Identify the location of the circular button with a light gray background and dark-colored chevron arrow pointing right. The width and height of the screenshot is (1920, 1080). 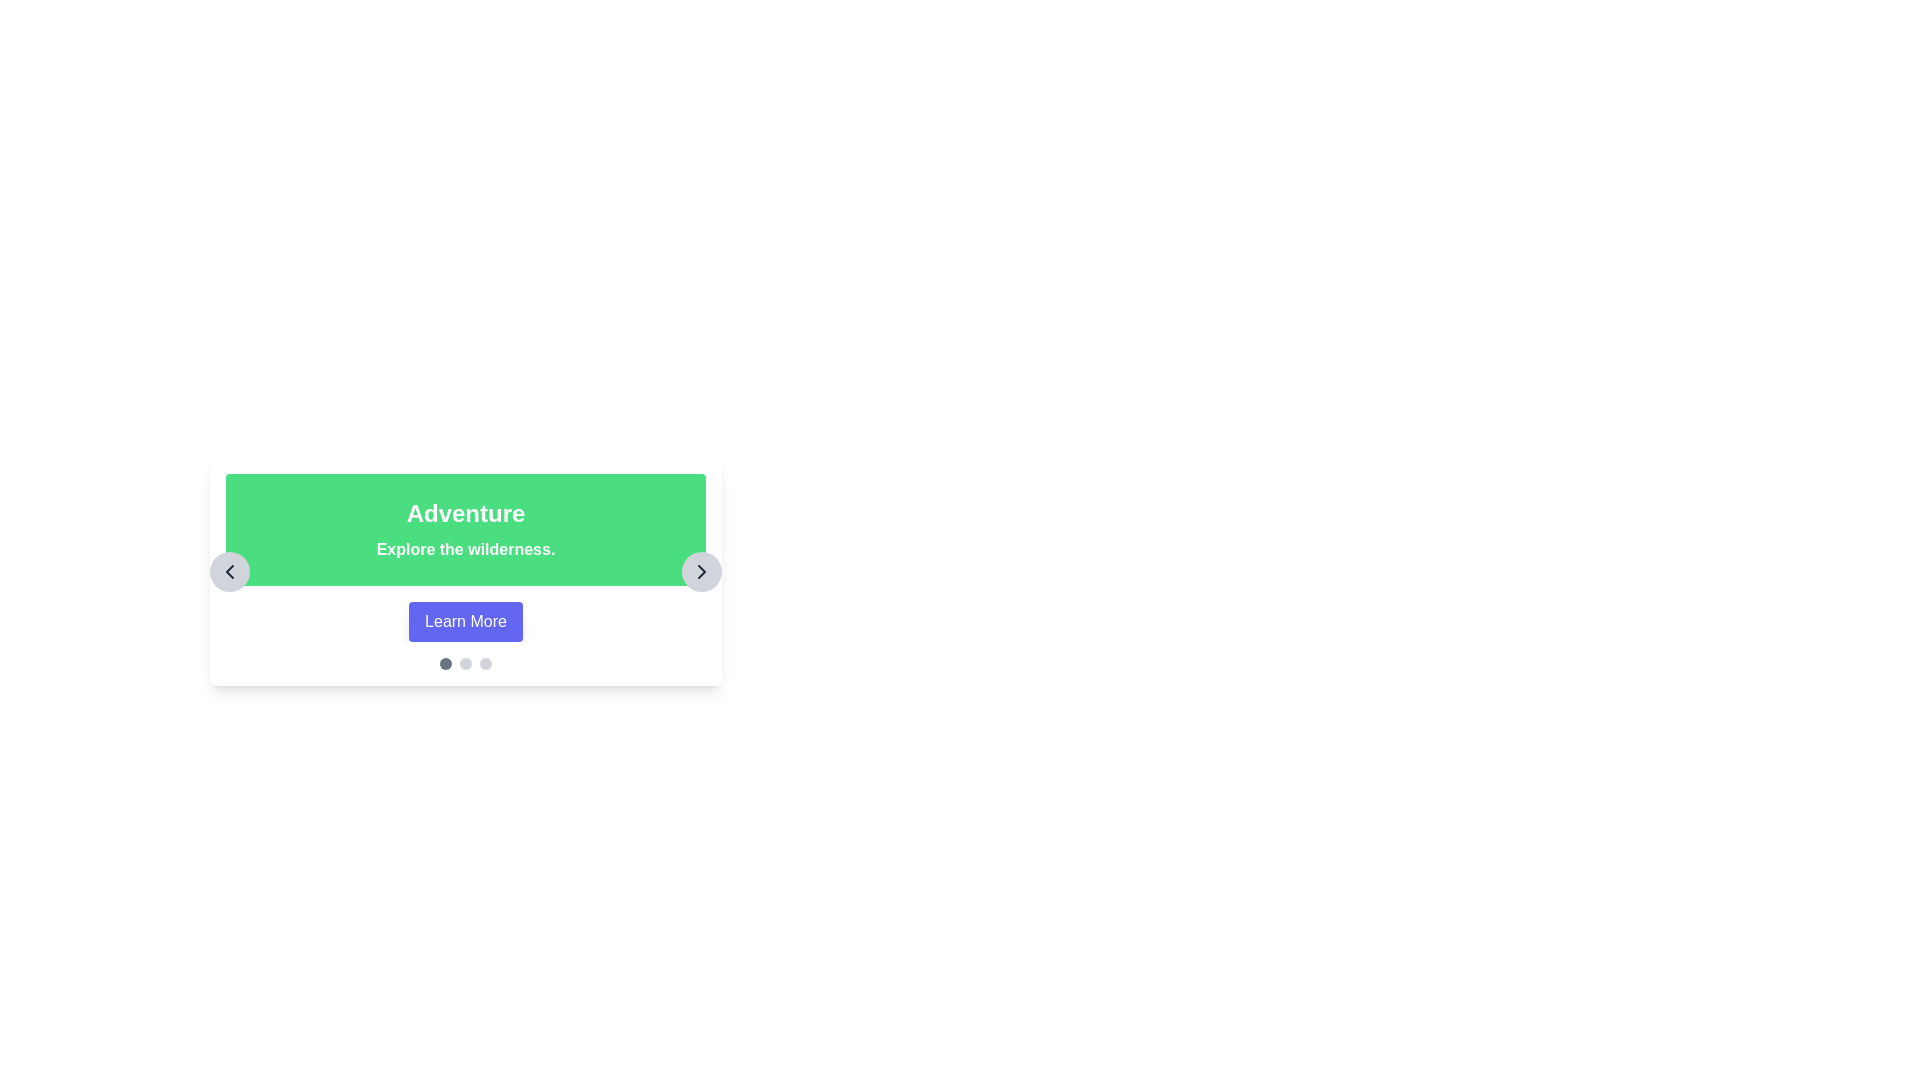
(701, 571).